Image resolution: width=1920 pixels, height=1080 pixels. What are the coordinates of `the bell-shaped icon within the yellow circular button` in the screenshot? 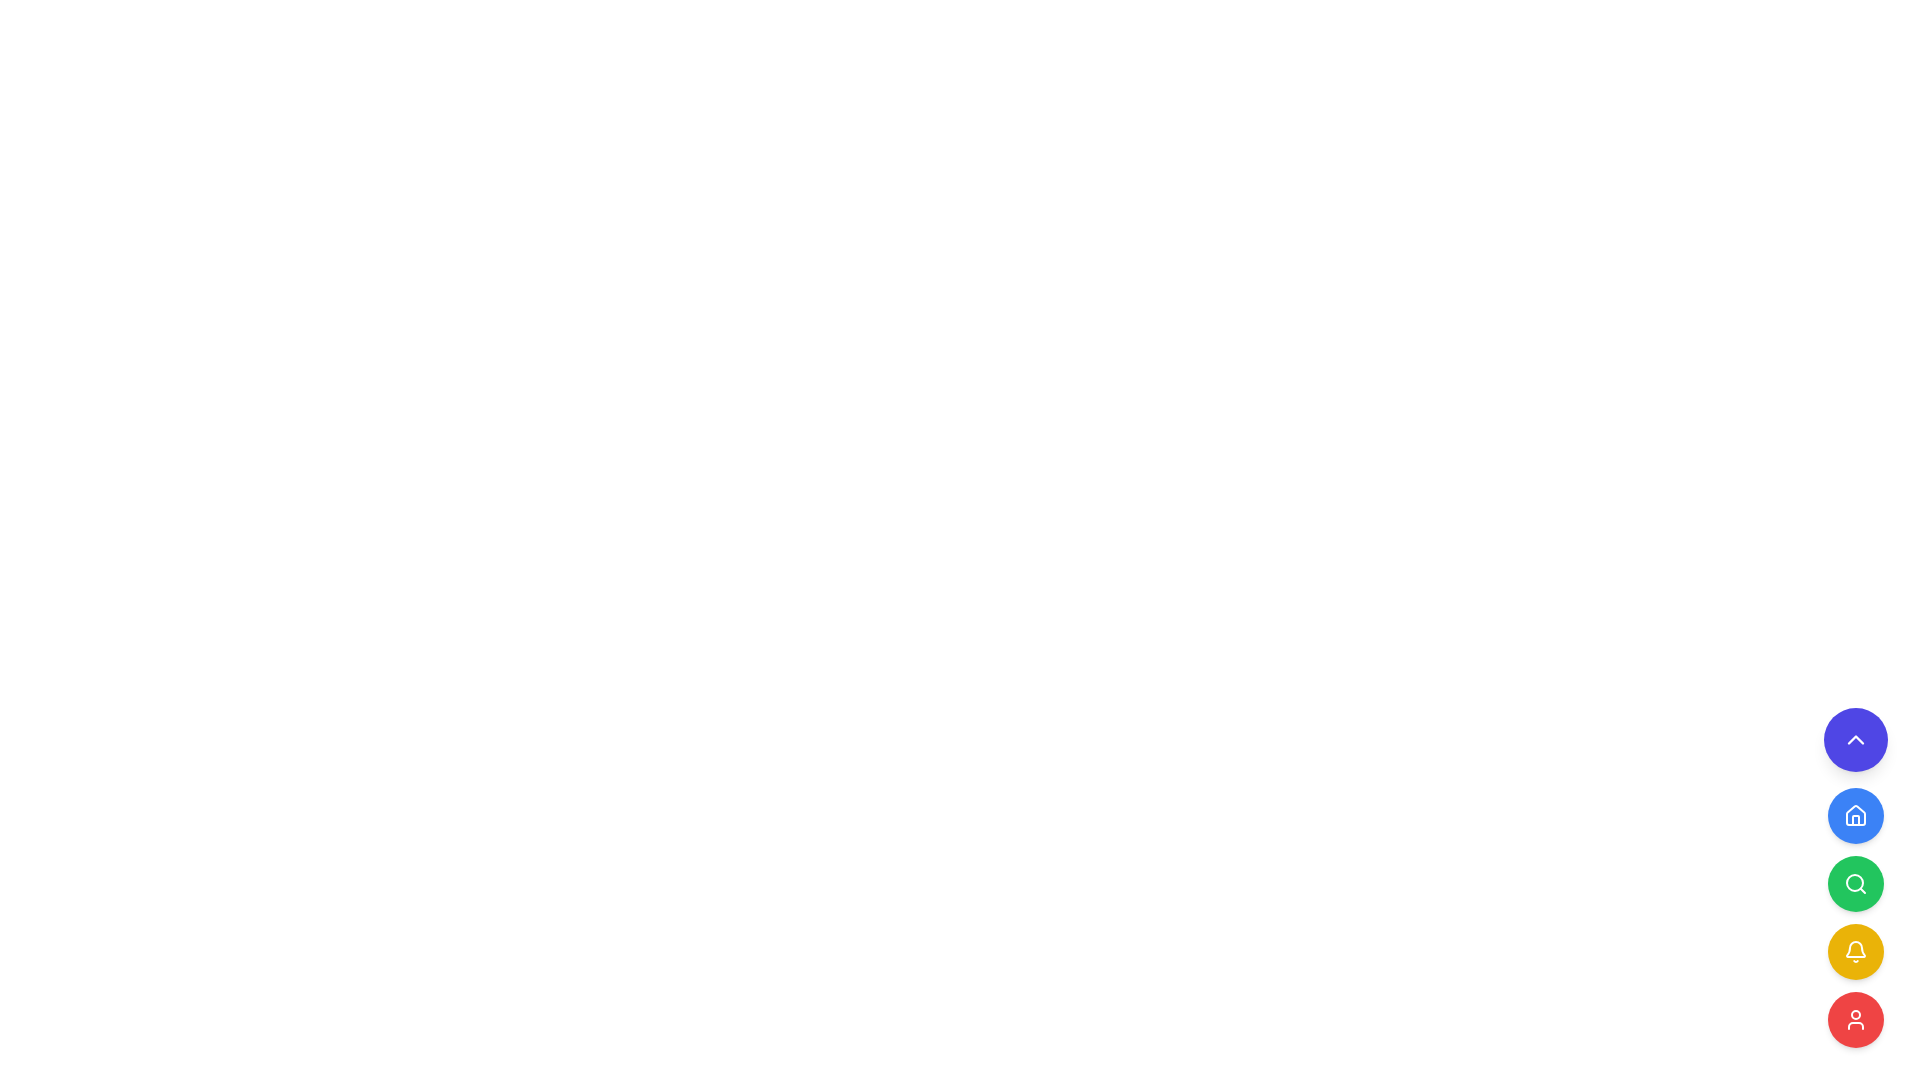 It's located at (1855, 951).